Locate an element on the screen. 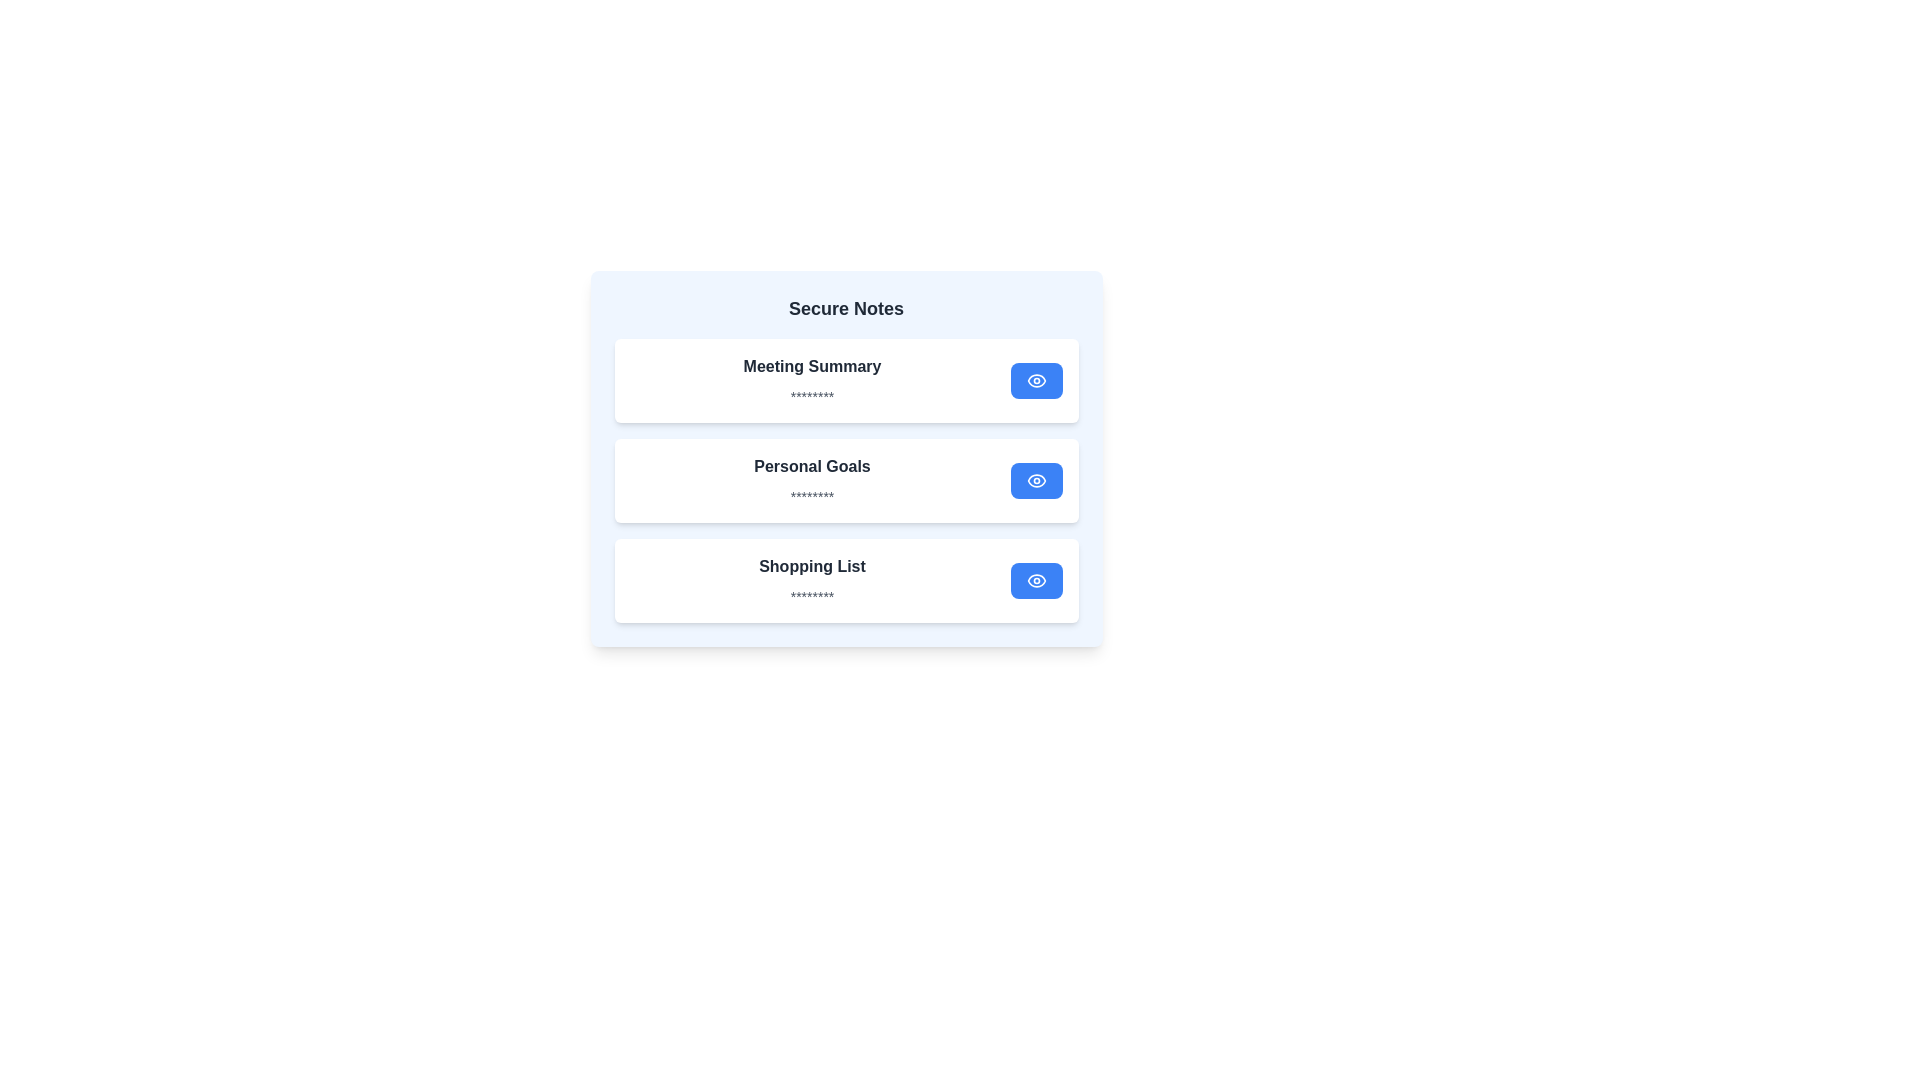 This screenshot has width=1920, height=1080. the 'eye' button next to the note title to reveal its content is located at coordinates (1036, 381).